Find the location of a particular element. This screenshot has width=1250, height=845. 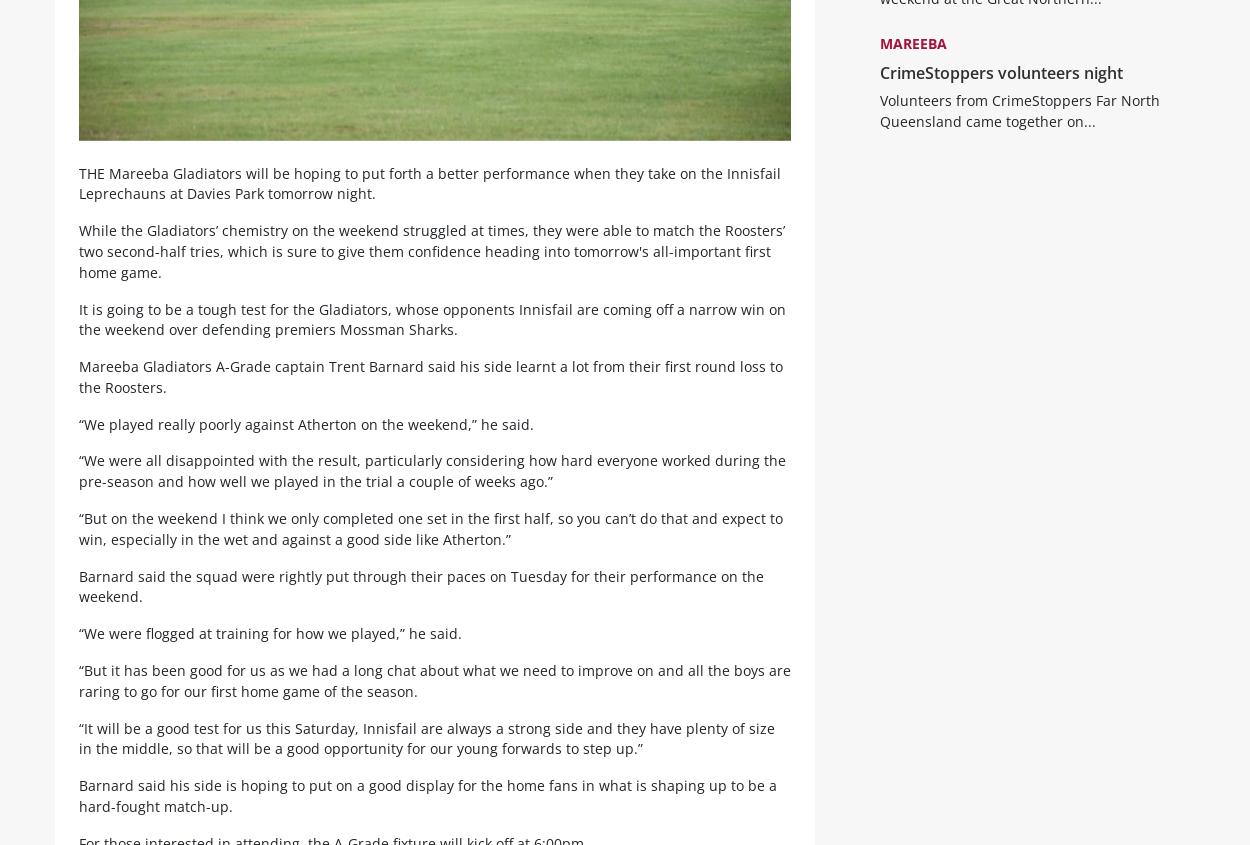

'Mareeba' is located at coordinates (913, 57).